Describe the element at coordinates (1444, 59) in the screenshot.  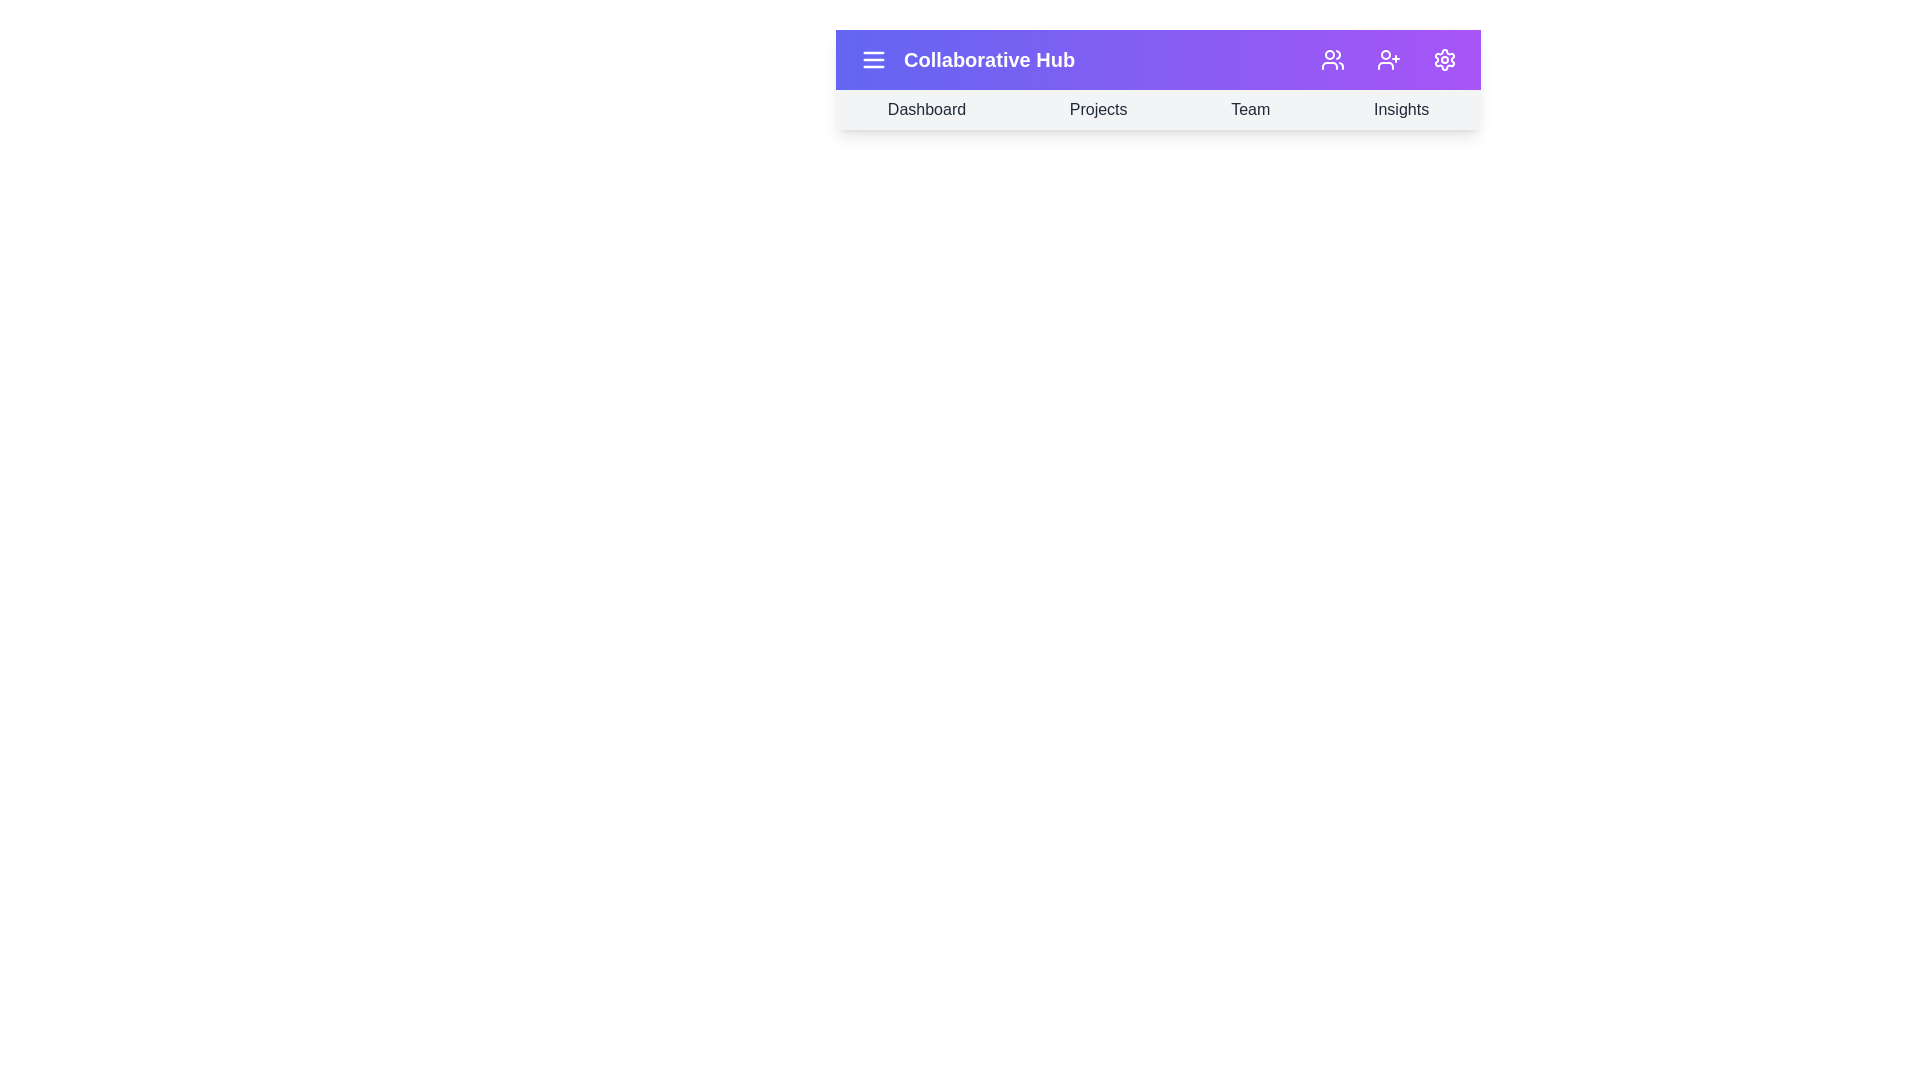
I see `the Settings button in the CollaborativeAppBar` at that location.